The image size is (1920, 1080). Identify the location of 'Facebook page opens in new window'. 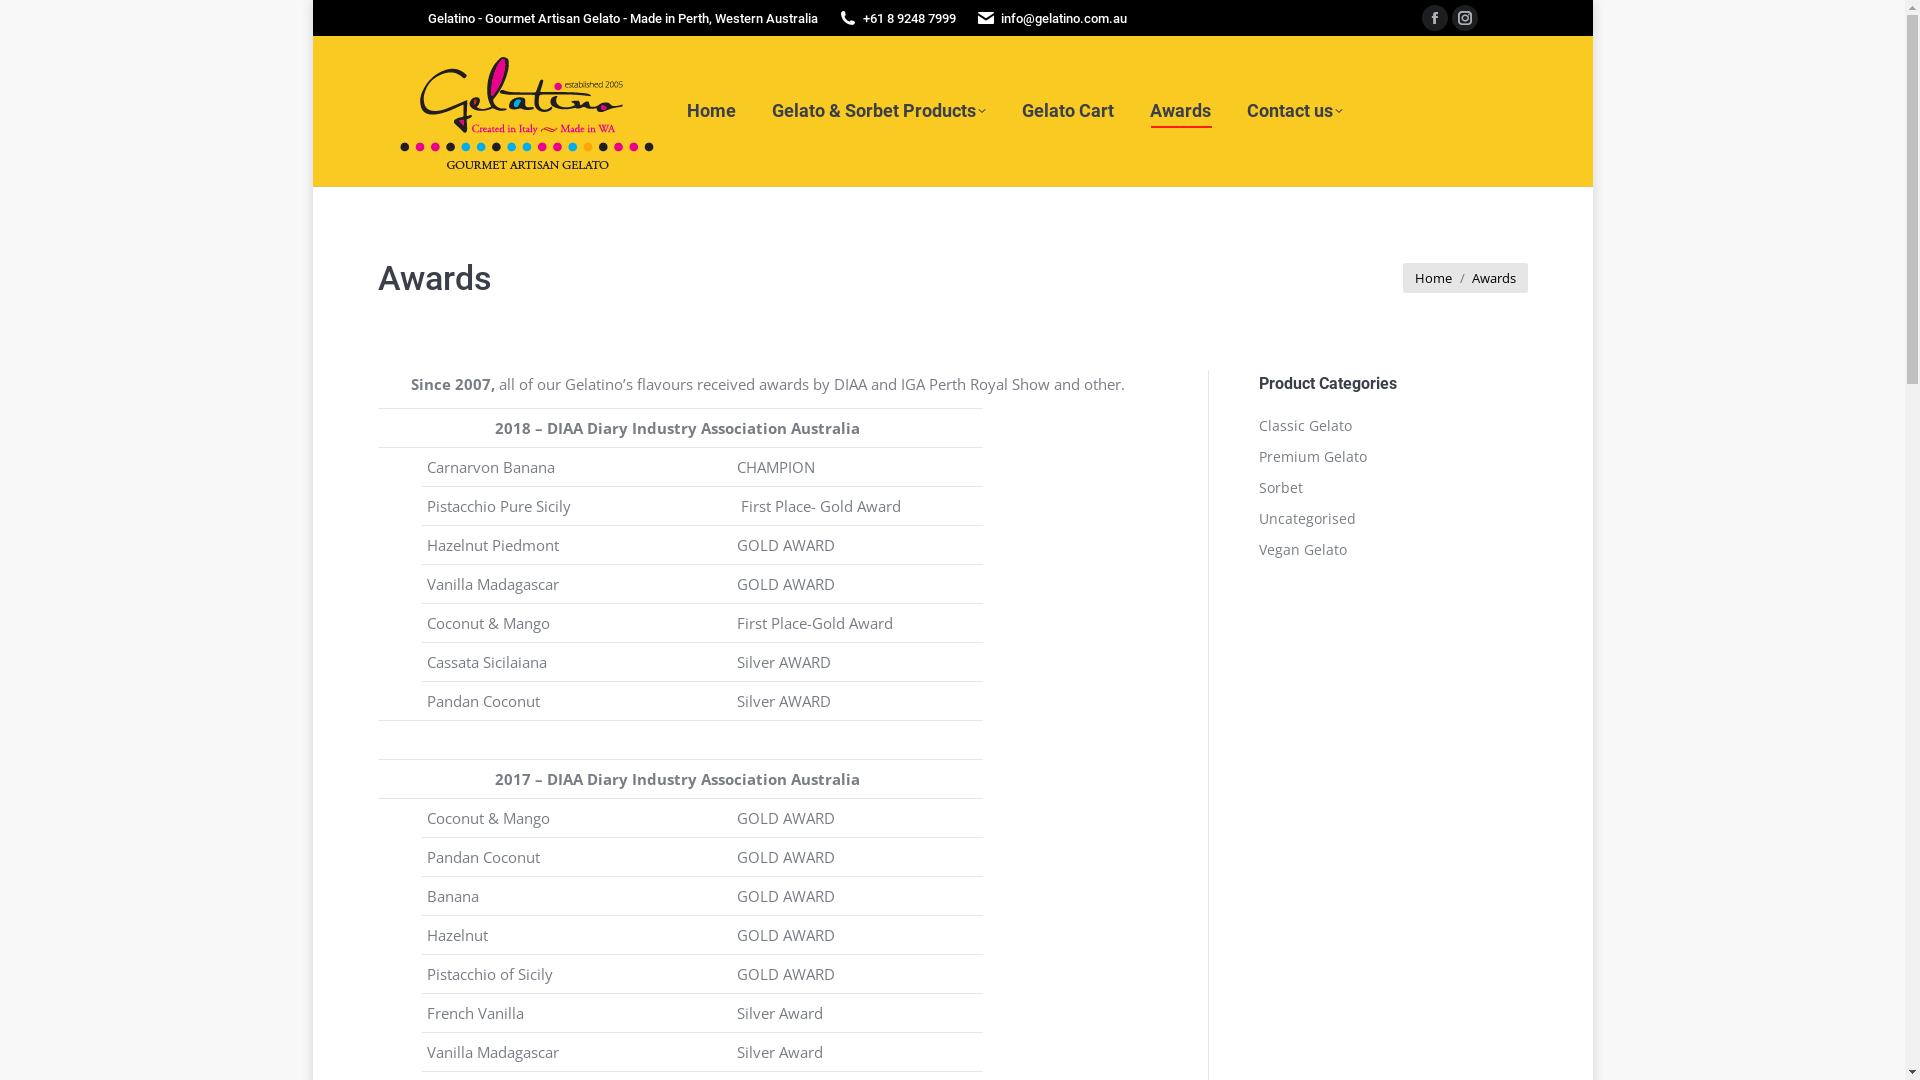
(1434, 18).